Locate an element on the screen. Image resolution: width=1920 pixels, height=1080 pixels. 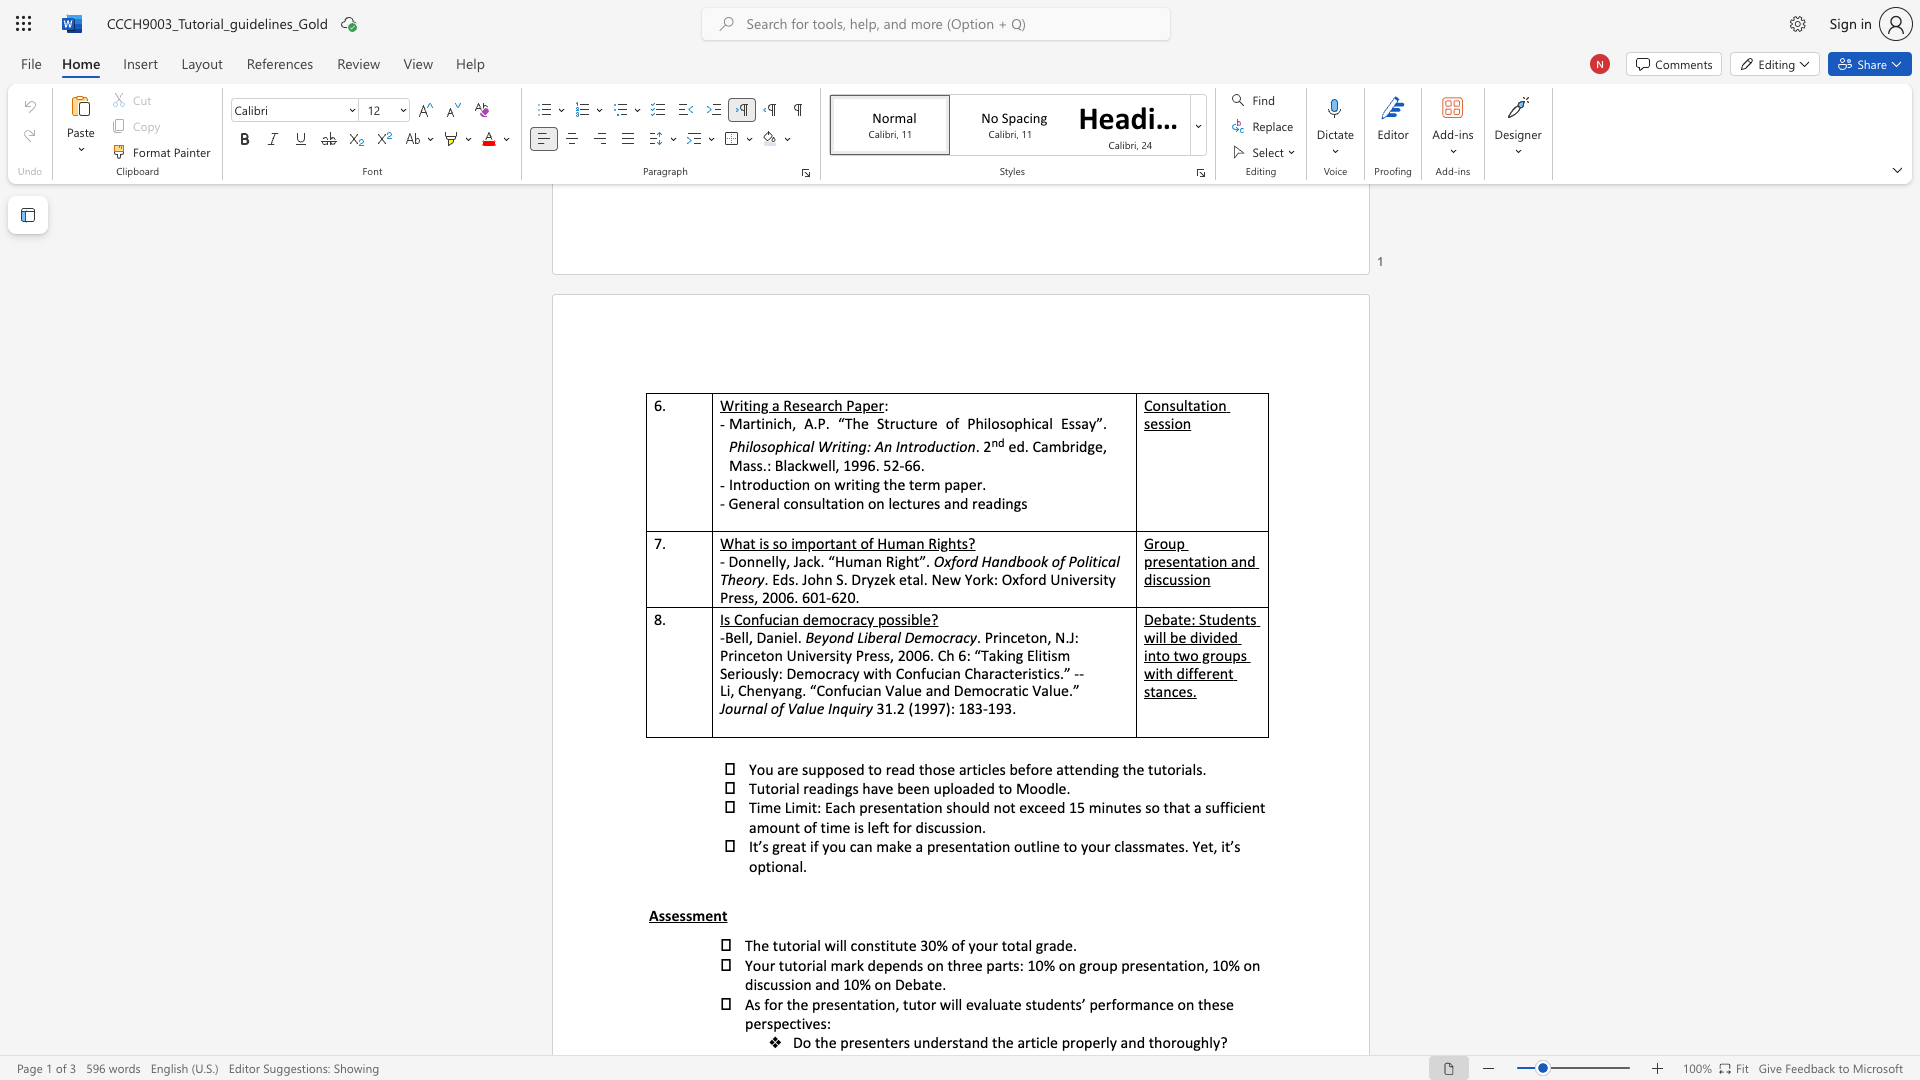
the subset text "pectives:" within the text "As for the presentation, tutor will evaluate students’ performance on these perspectives:" is located at coordinates (772, 1023).